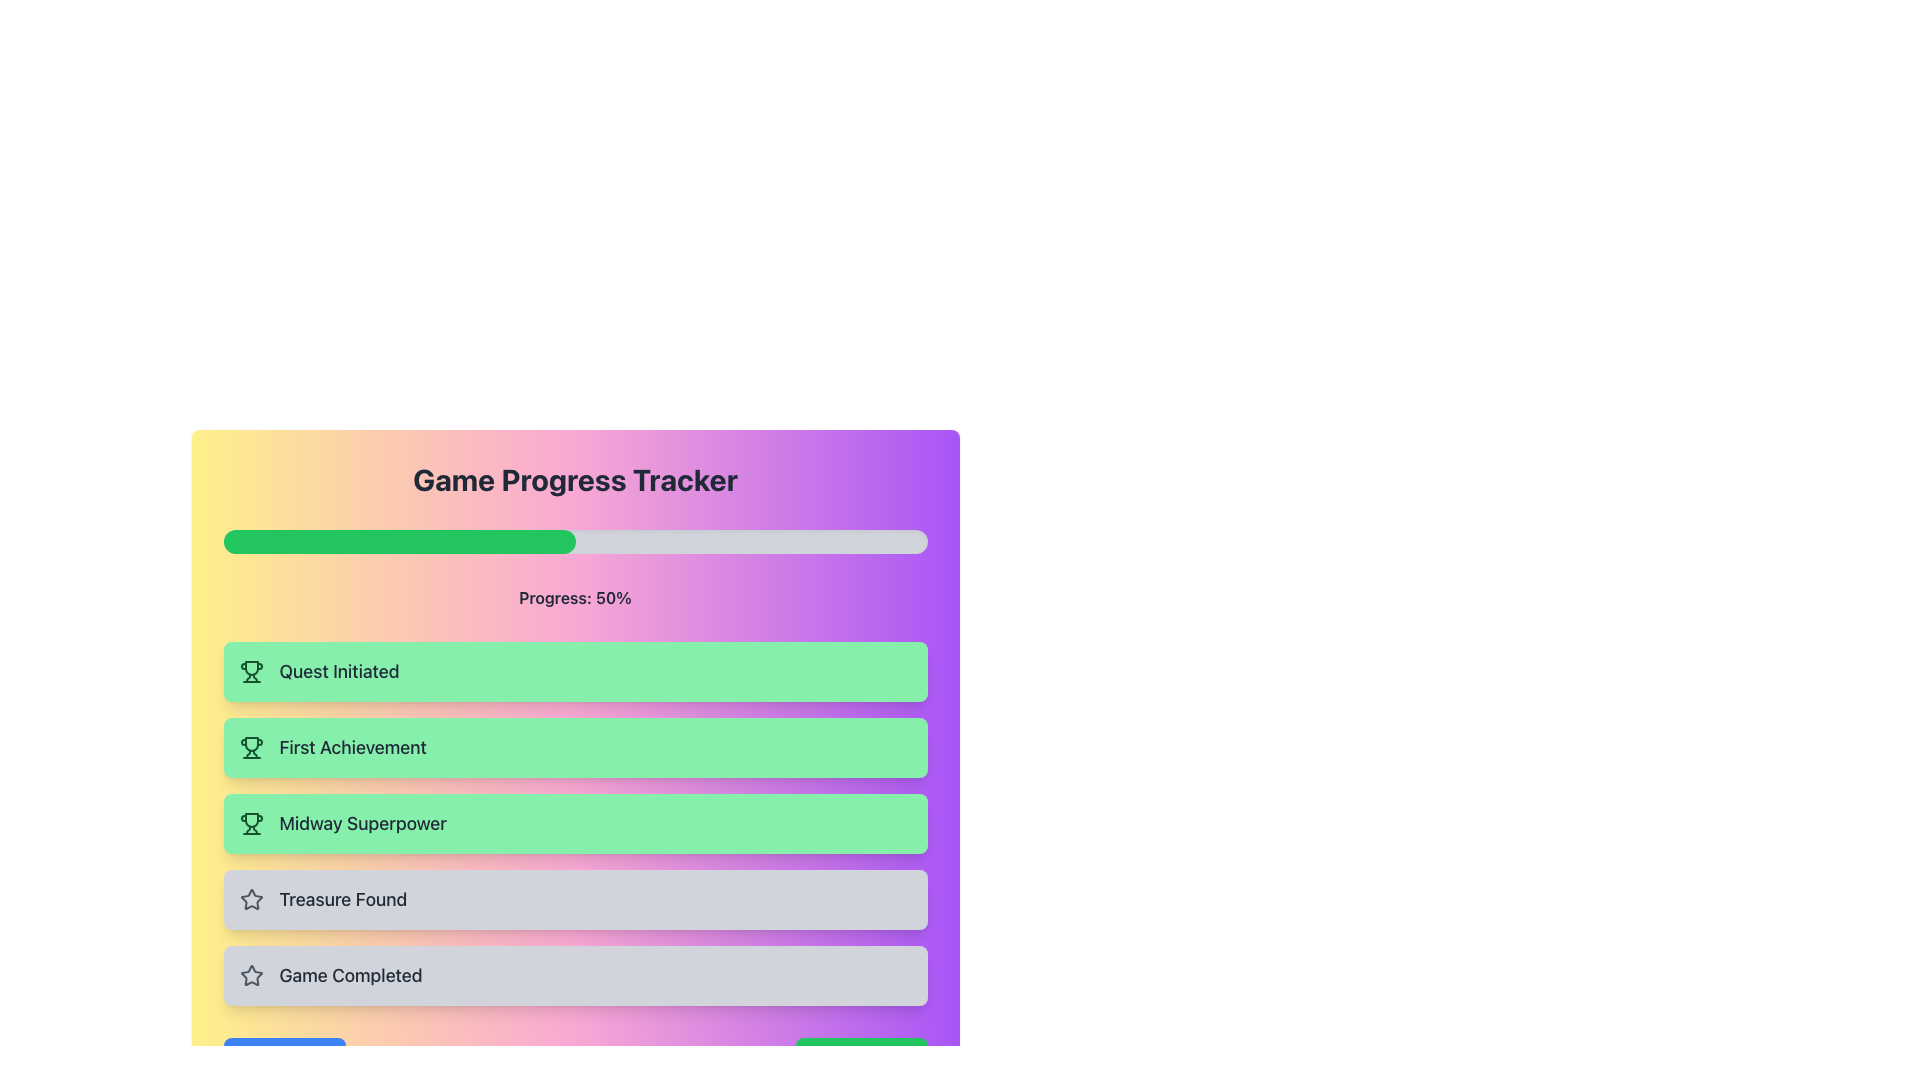 This screenshot has height=1080, width=1920. I want to click on the content of the Text Label that describes the completion of the 'Quest Initiated' achievement, located in the topmost green section of the achievements list, to the right of the trophy icon, so click(339, 671).